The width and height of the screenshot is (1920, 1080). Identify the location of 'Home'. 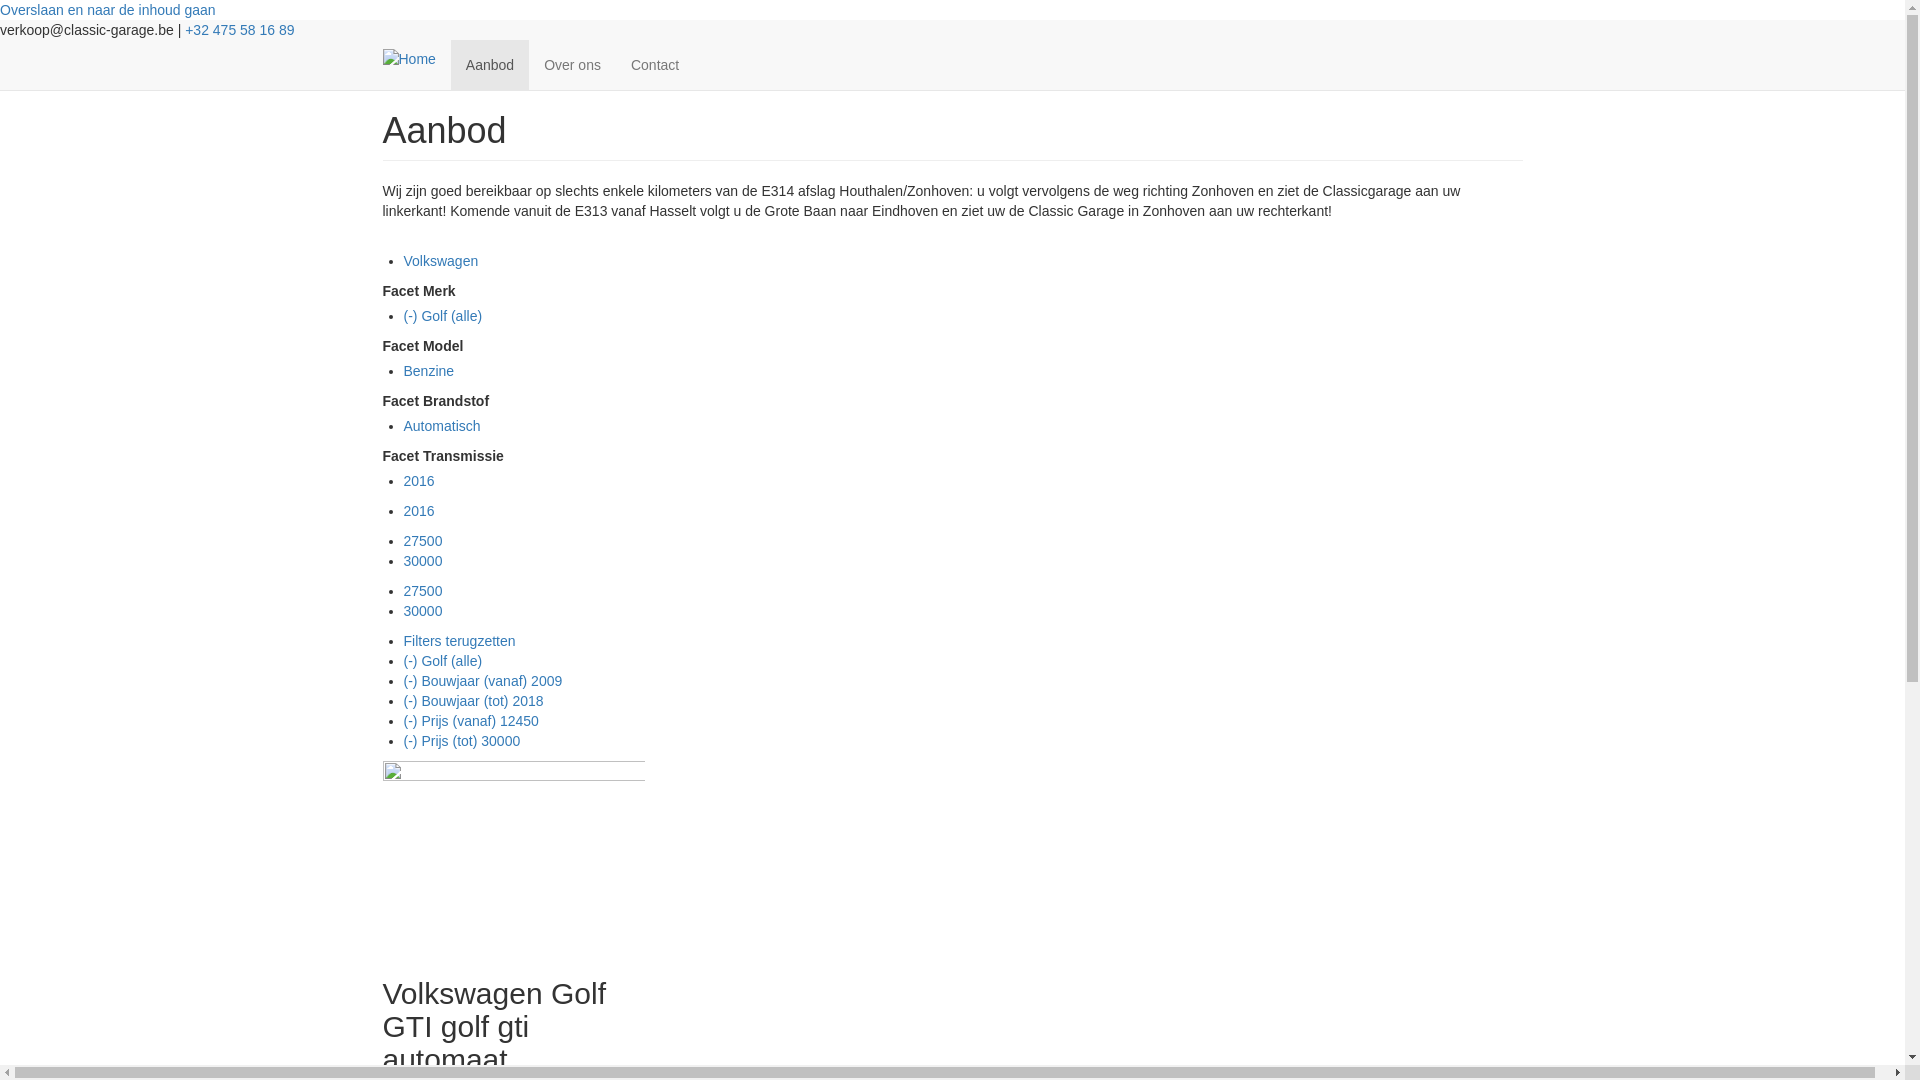
(415, 57).